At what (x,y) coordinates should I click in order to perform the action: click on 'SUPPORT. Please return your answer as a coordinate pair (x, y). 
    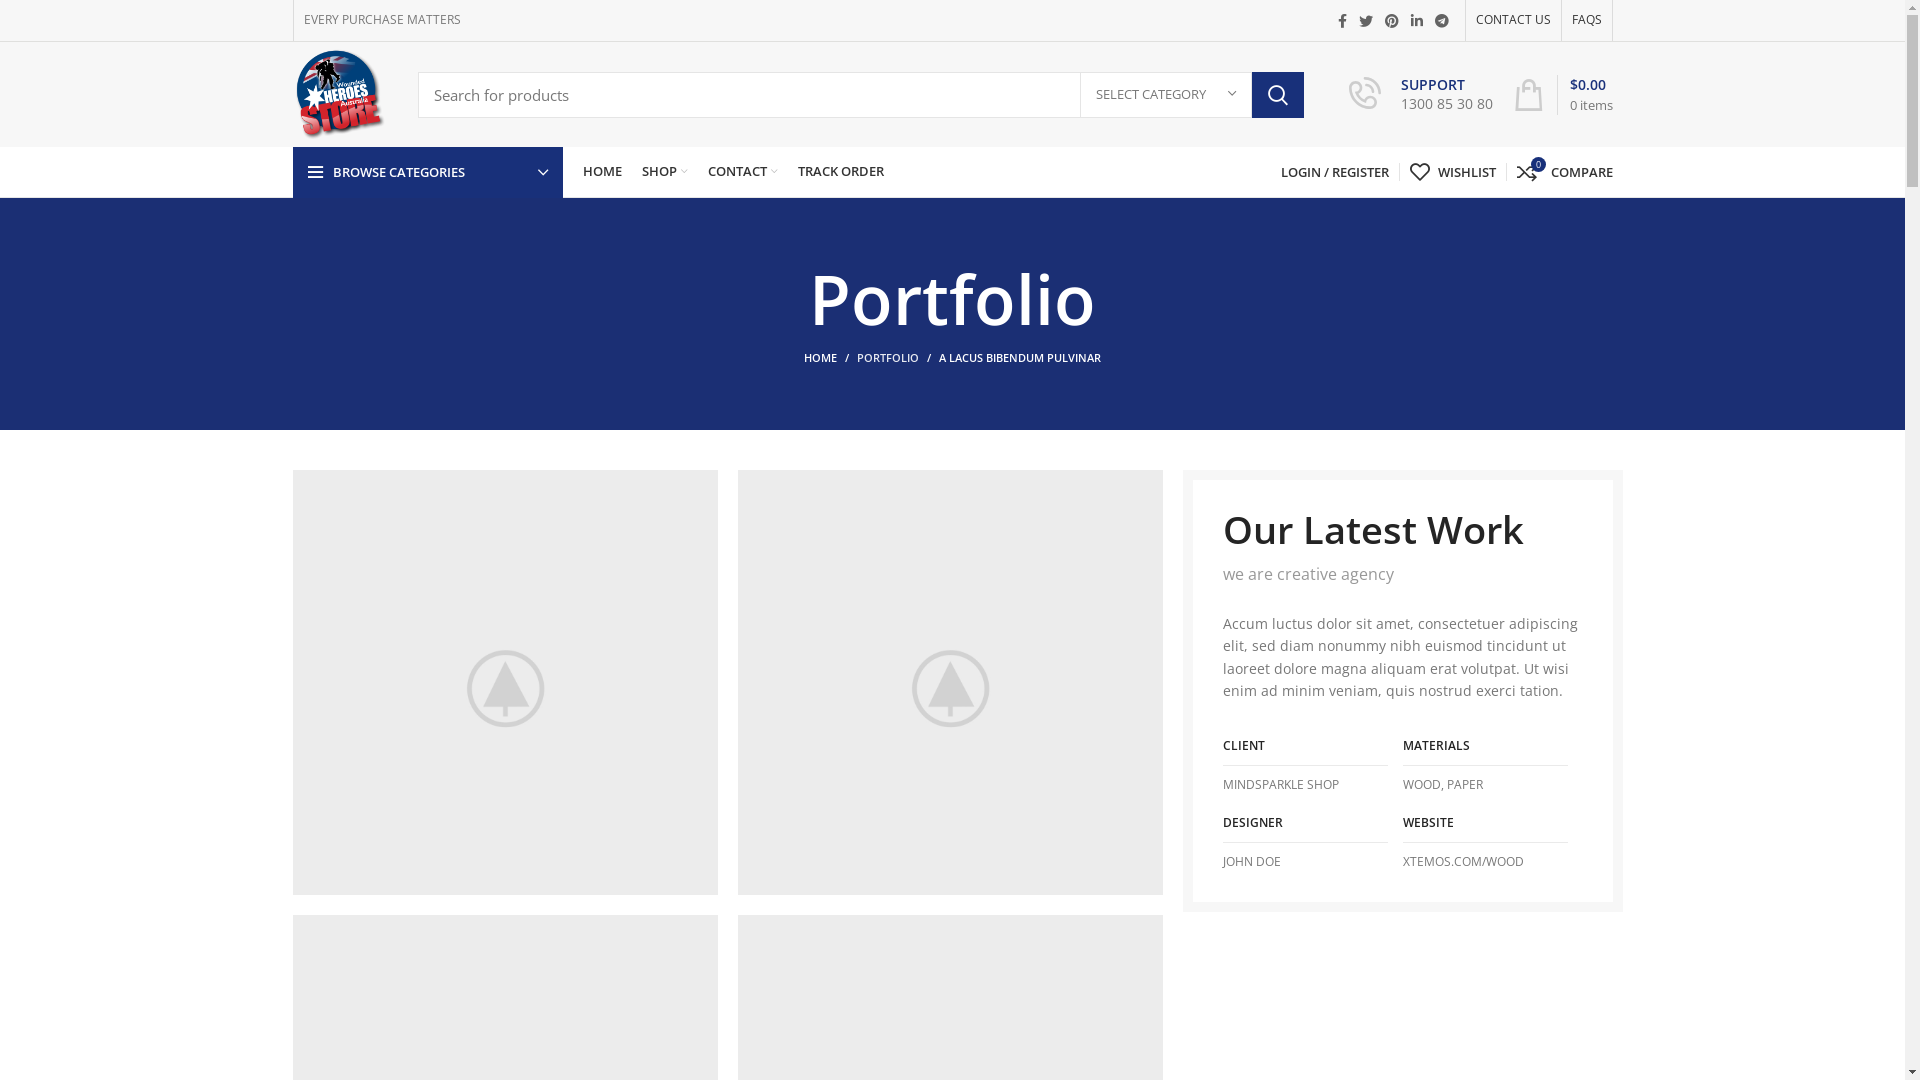
    Looking at the image, I should click on (1419, 95).